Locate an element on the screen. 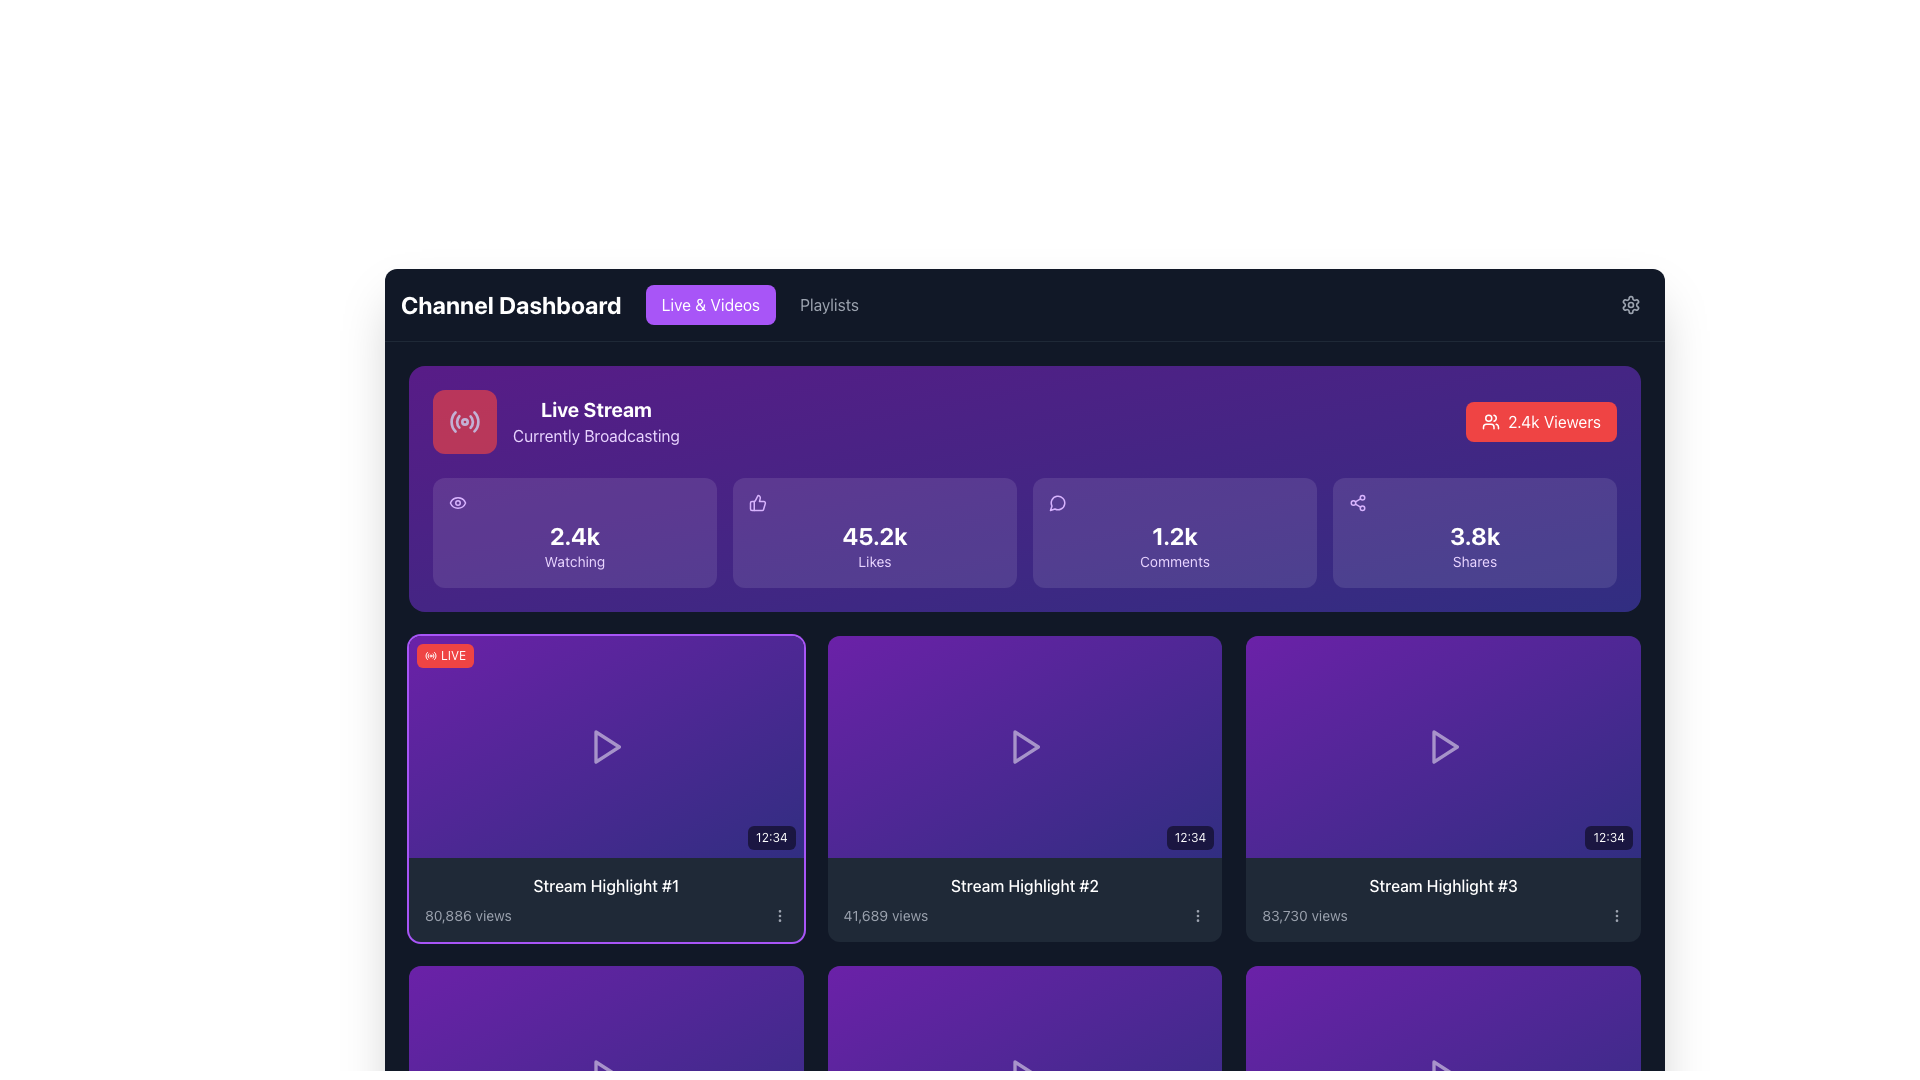 The image size is (1920, 1080). the non-interactive square button with a red background and a white radiating signal icon located in the top-left side of the 'Live Stream - Currently Broadcasting' section is located at coordinates (464, 420).